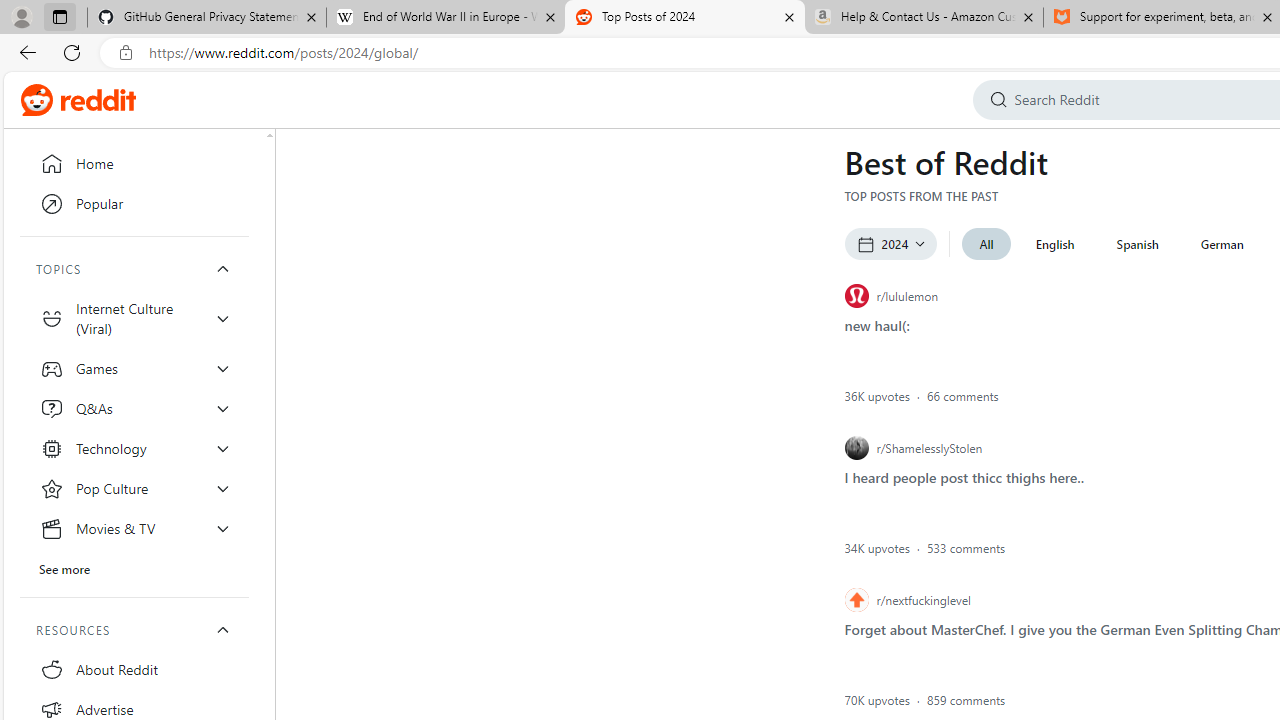 The image size is (1280, 720). Describe the element at coordinates (684, 17) in the screenshot. I see `'Top Posts of 2024'` at that location.